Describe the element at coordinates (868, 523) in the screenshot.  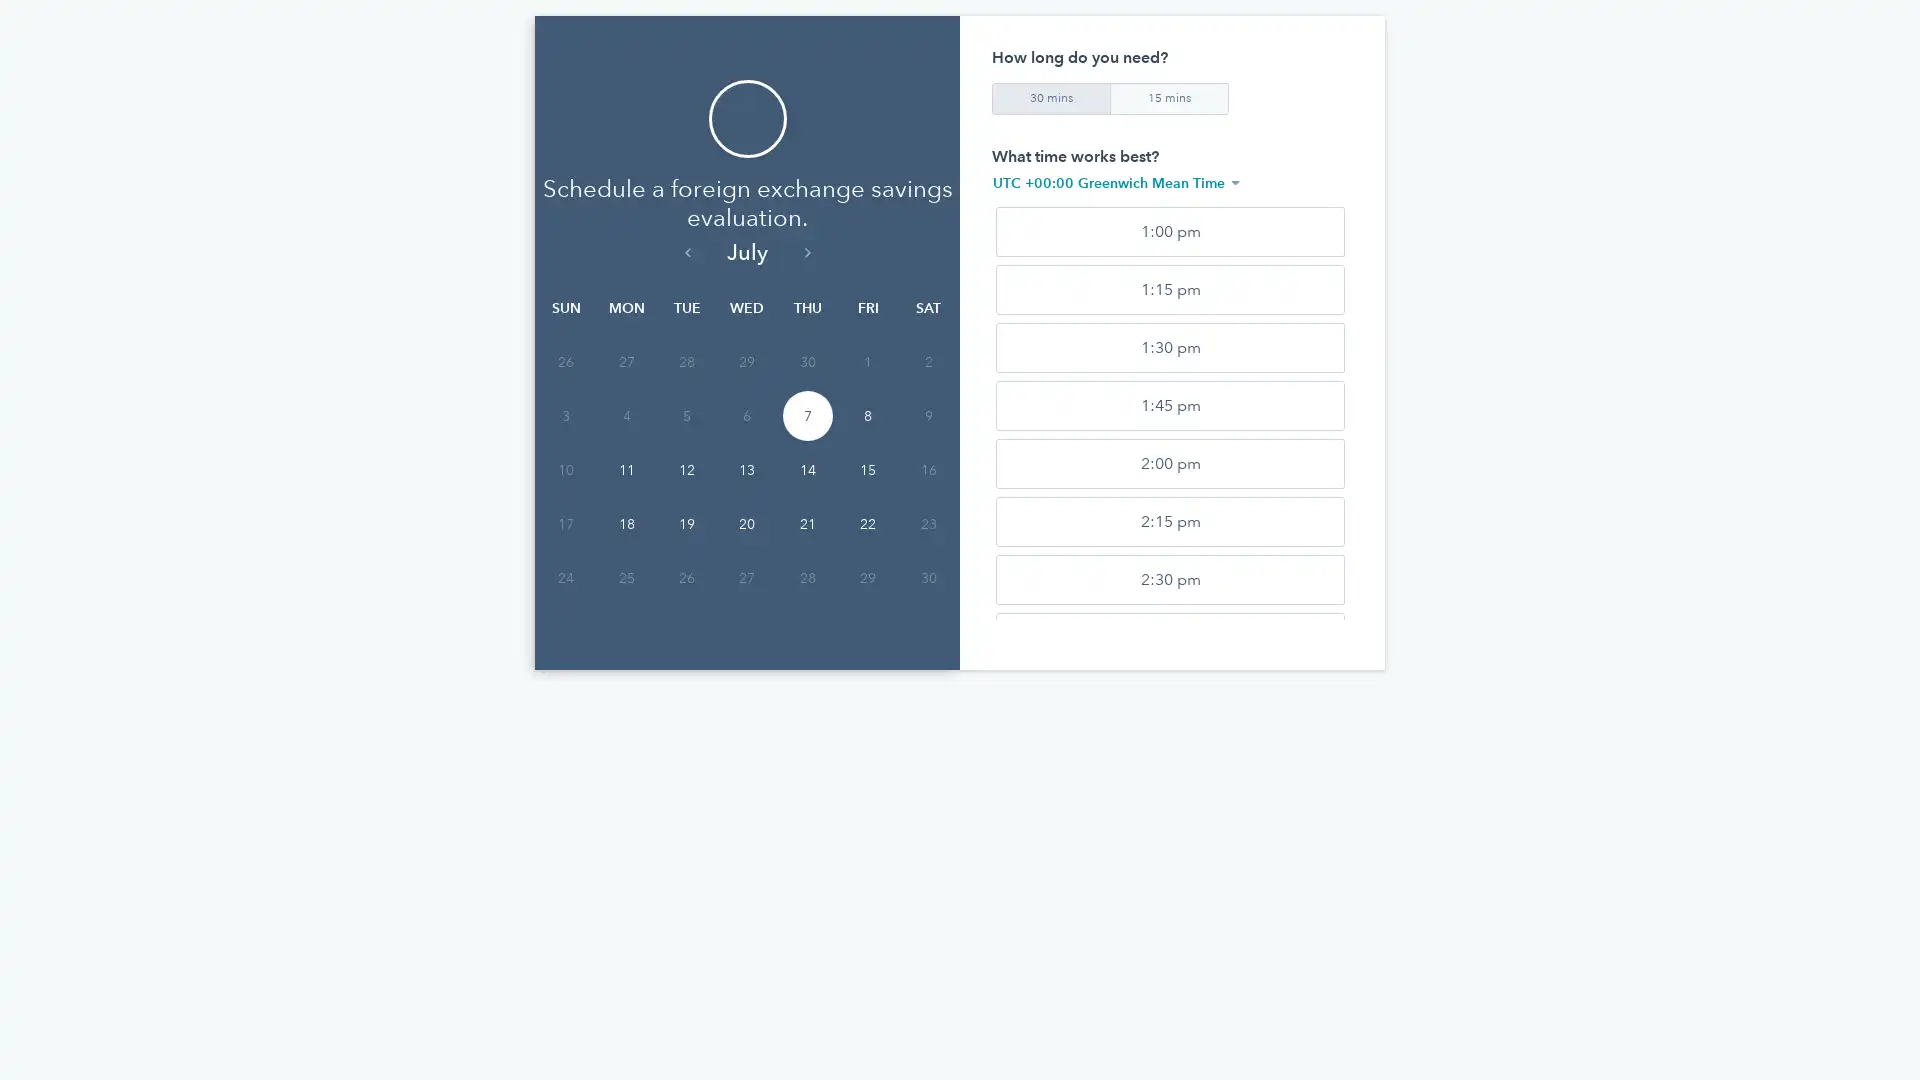
I see `July 22nd` at that location.